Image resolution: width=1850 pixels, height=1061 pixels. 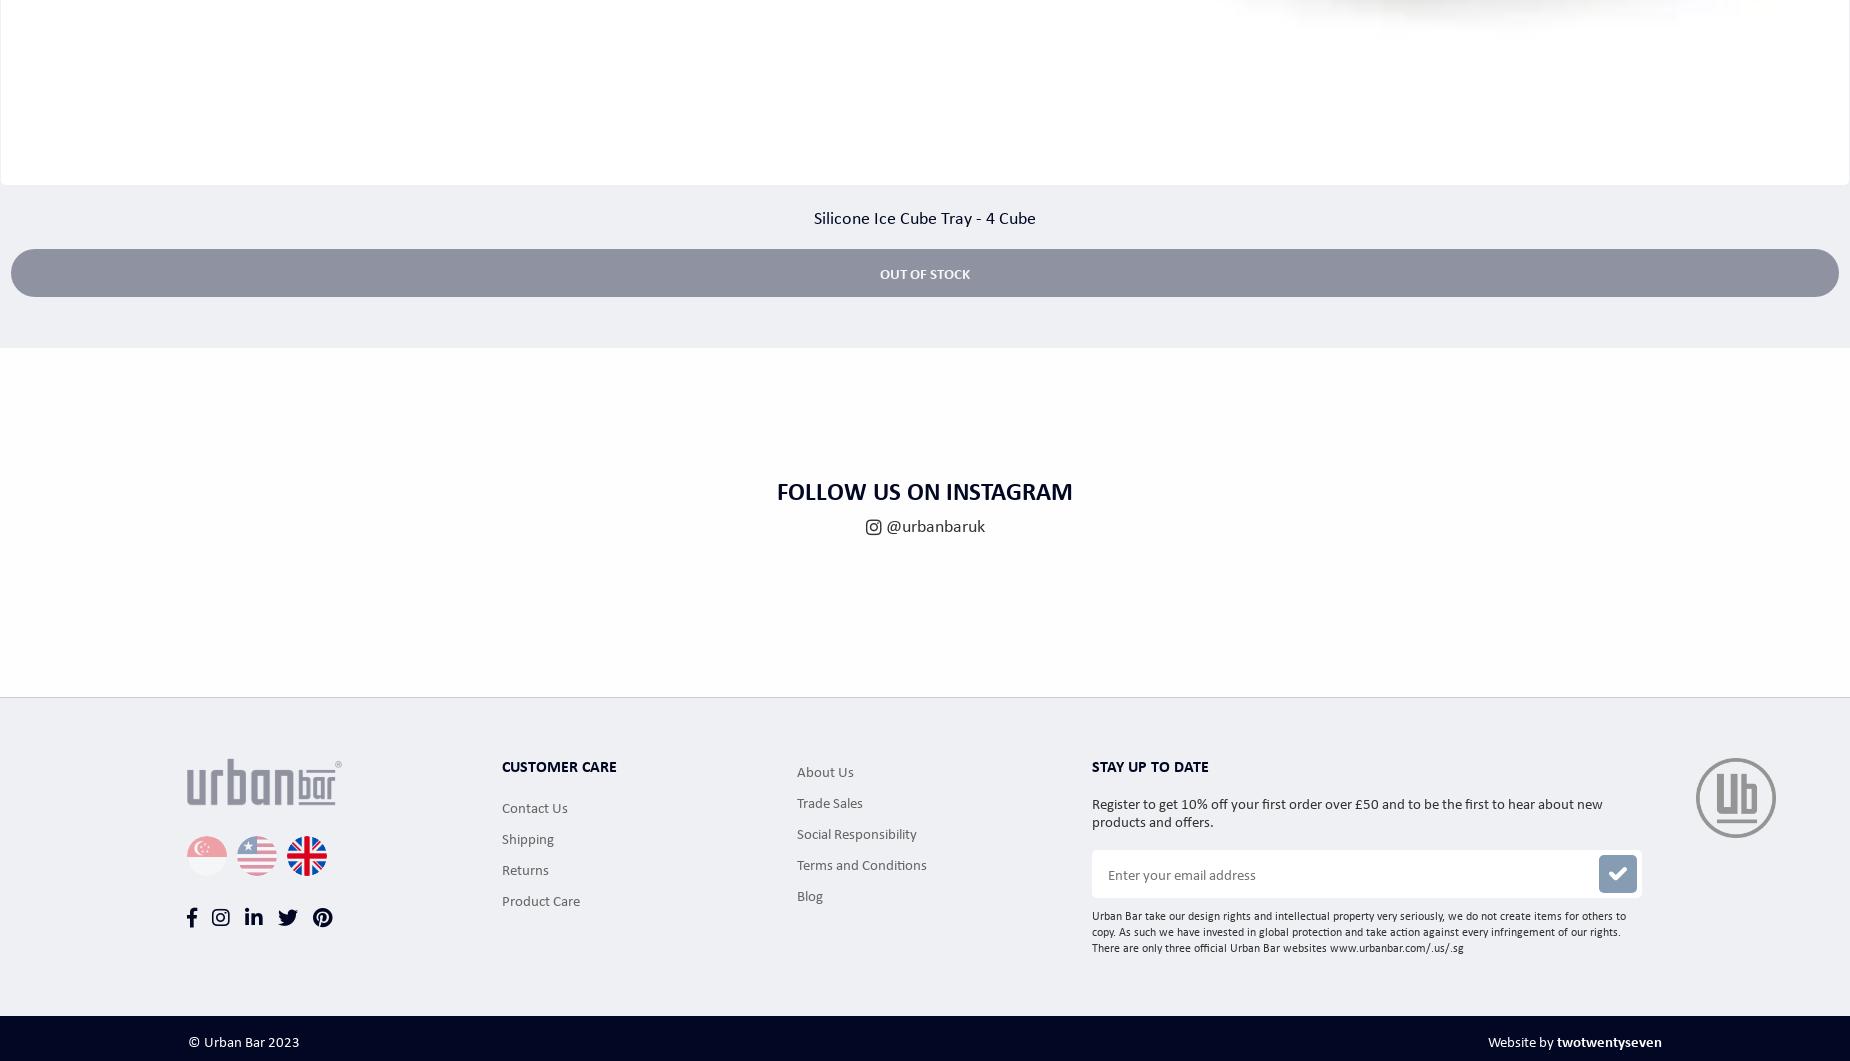 I want to click on 'Trade Sales', so click(x=796, y=800).